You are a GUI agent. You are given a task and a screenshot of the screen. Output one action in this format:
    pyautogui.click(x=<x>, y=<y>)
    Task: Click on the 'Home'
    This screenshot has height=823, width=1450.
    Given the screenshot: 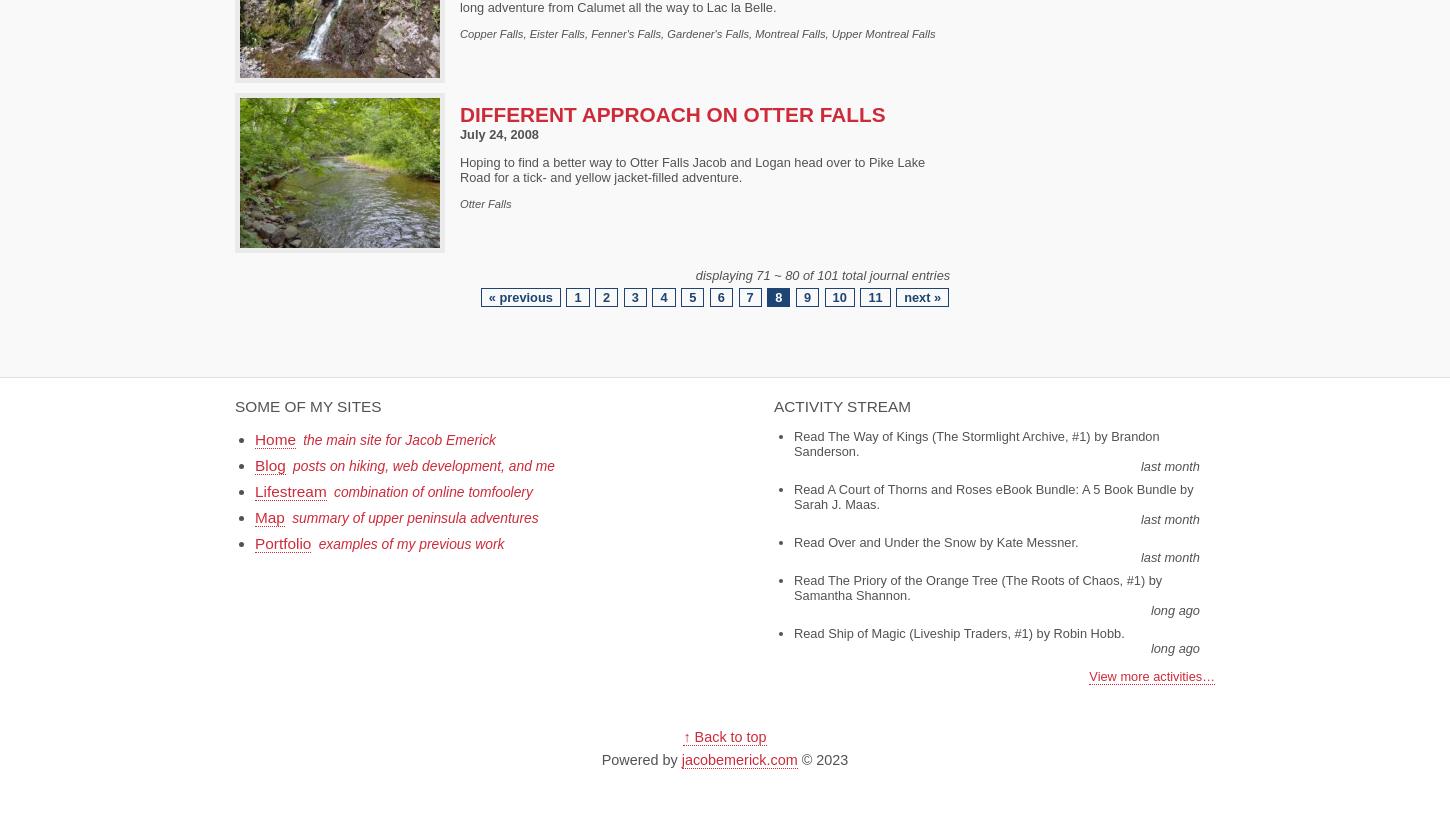 What is the action you would take?
    pyautogui.click(x=275, y=439)
    